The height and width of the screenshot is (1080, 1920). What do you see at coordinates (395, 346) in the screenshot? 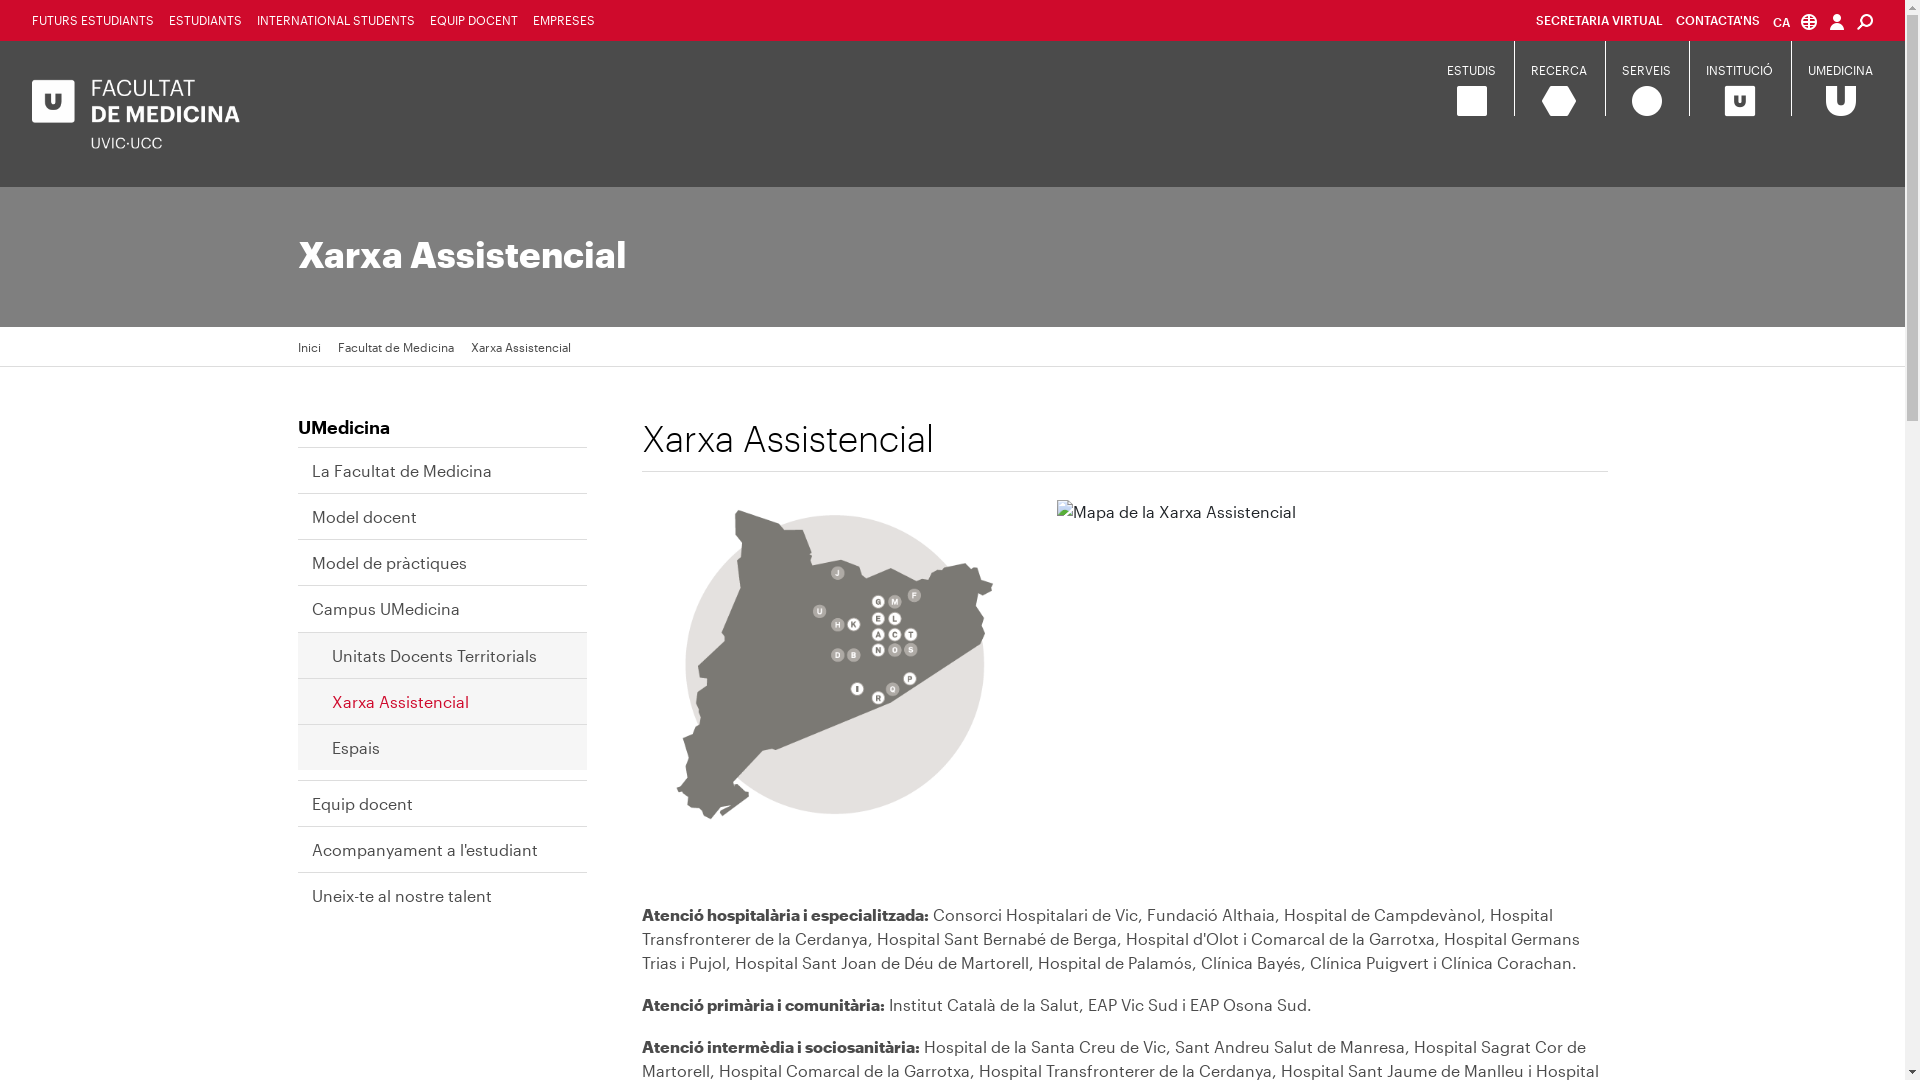
I see `'Facultat de Medicina'` at bounding box center [395, 346].